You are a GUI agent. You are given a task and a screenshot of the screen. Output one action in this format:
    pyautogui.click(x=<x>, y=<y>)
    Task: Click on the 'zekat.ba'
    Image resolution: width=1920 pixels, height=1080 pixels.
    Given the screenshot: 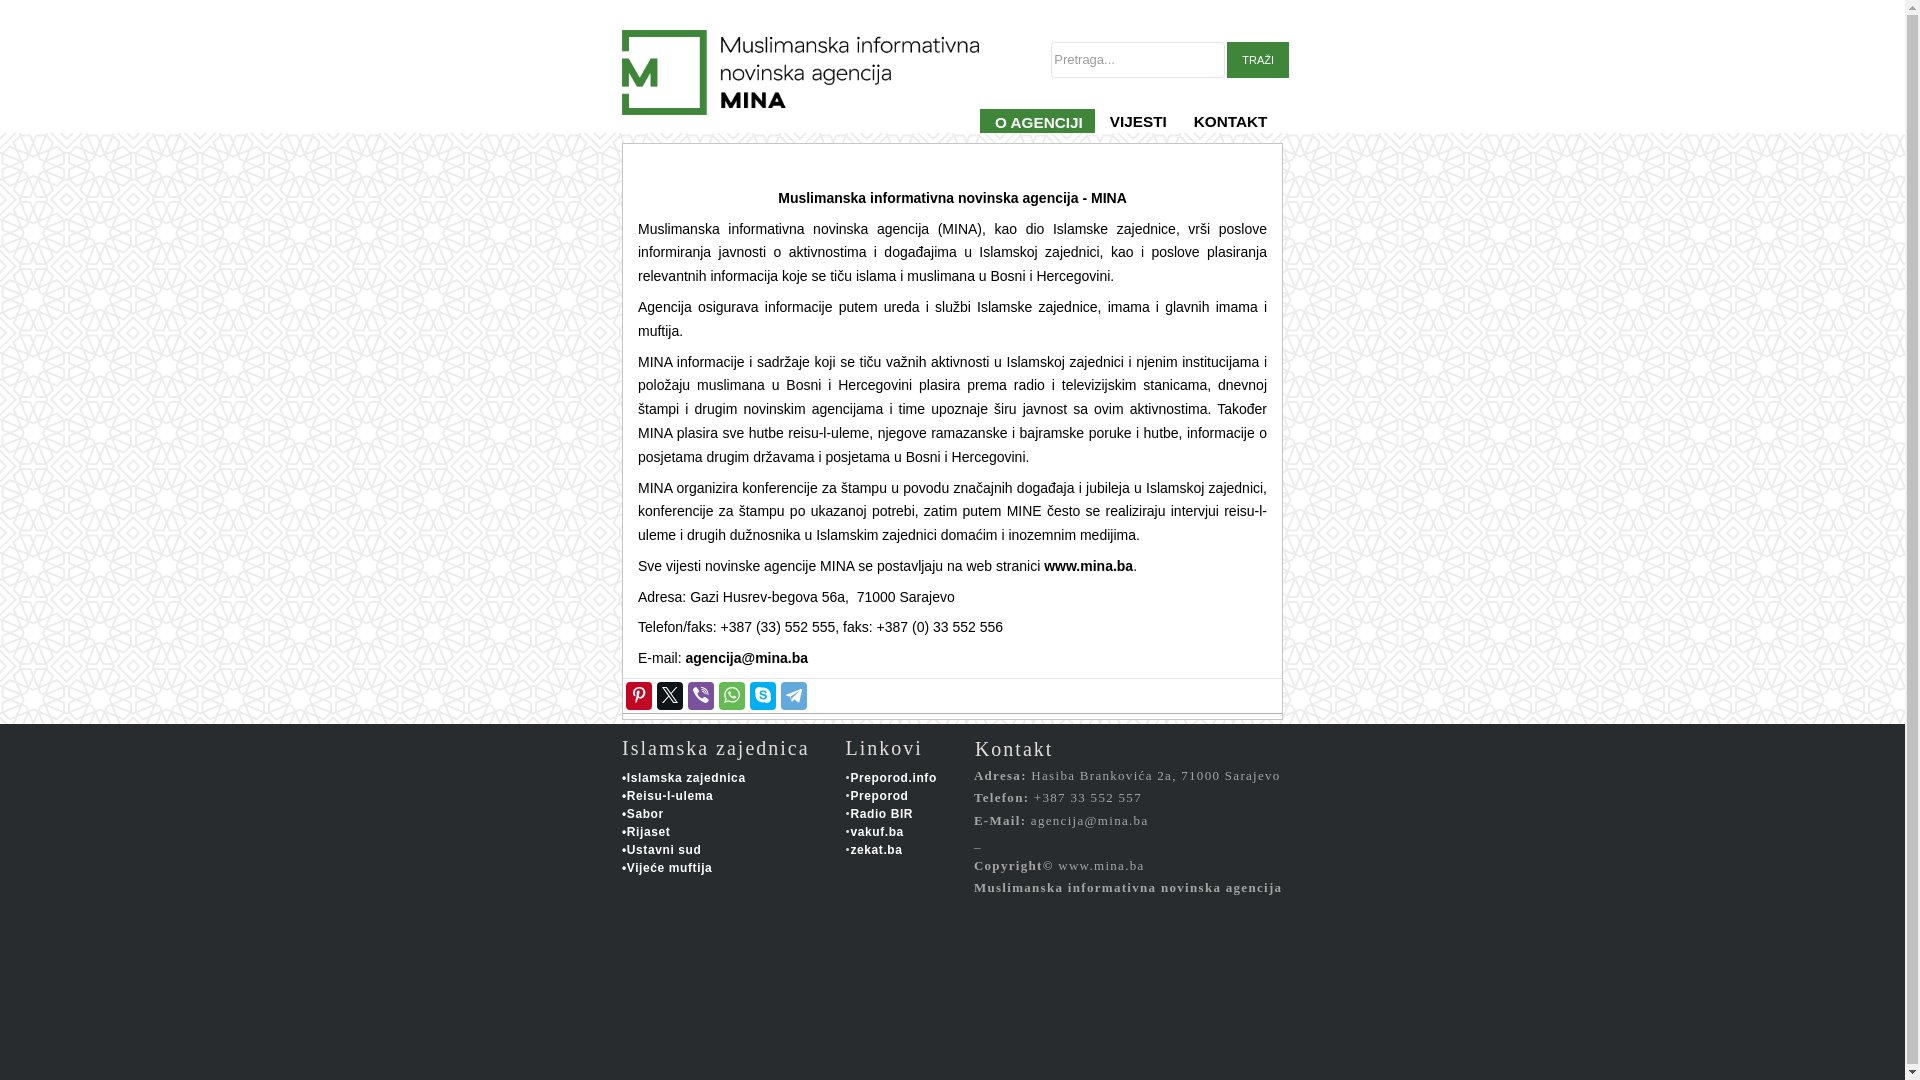 What is the action you would take?
    pyautogui.click(x=875, y=849)
    